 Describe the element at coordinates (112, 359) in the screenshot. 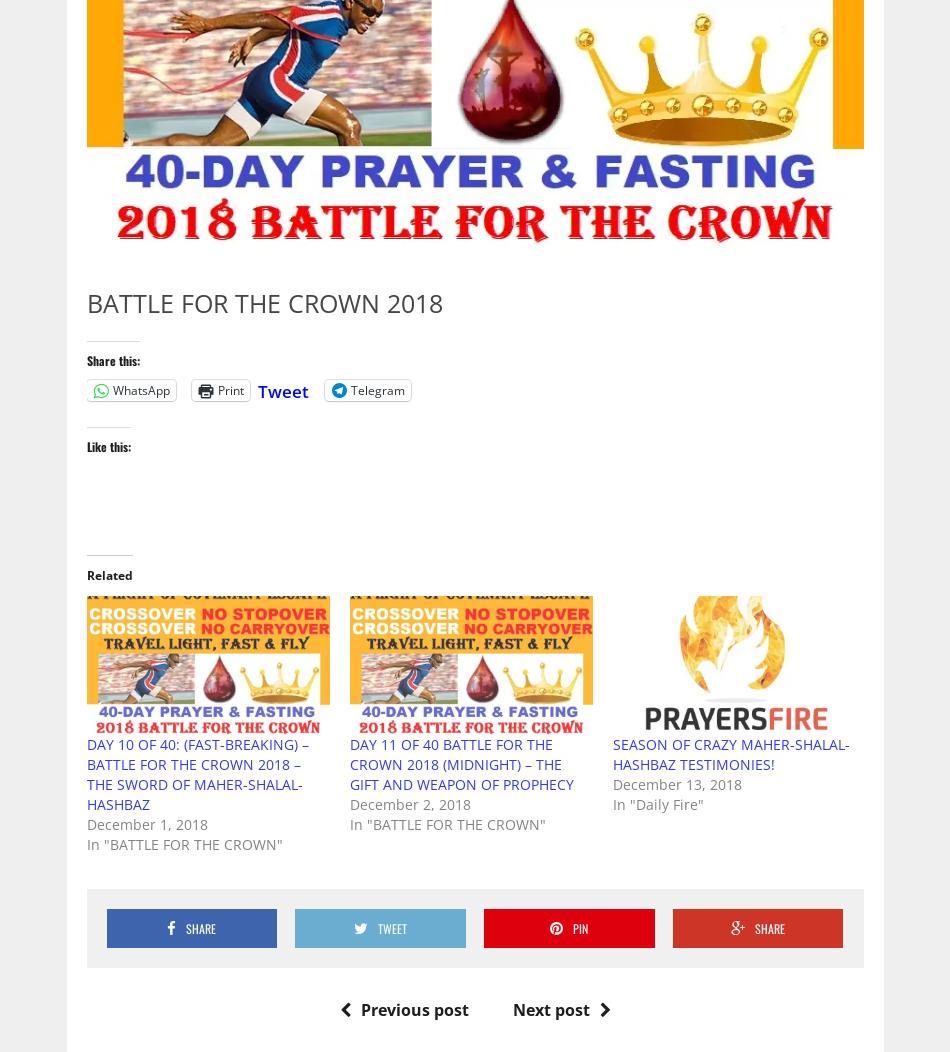

I see `'Share this:'` at that location.